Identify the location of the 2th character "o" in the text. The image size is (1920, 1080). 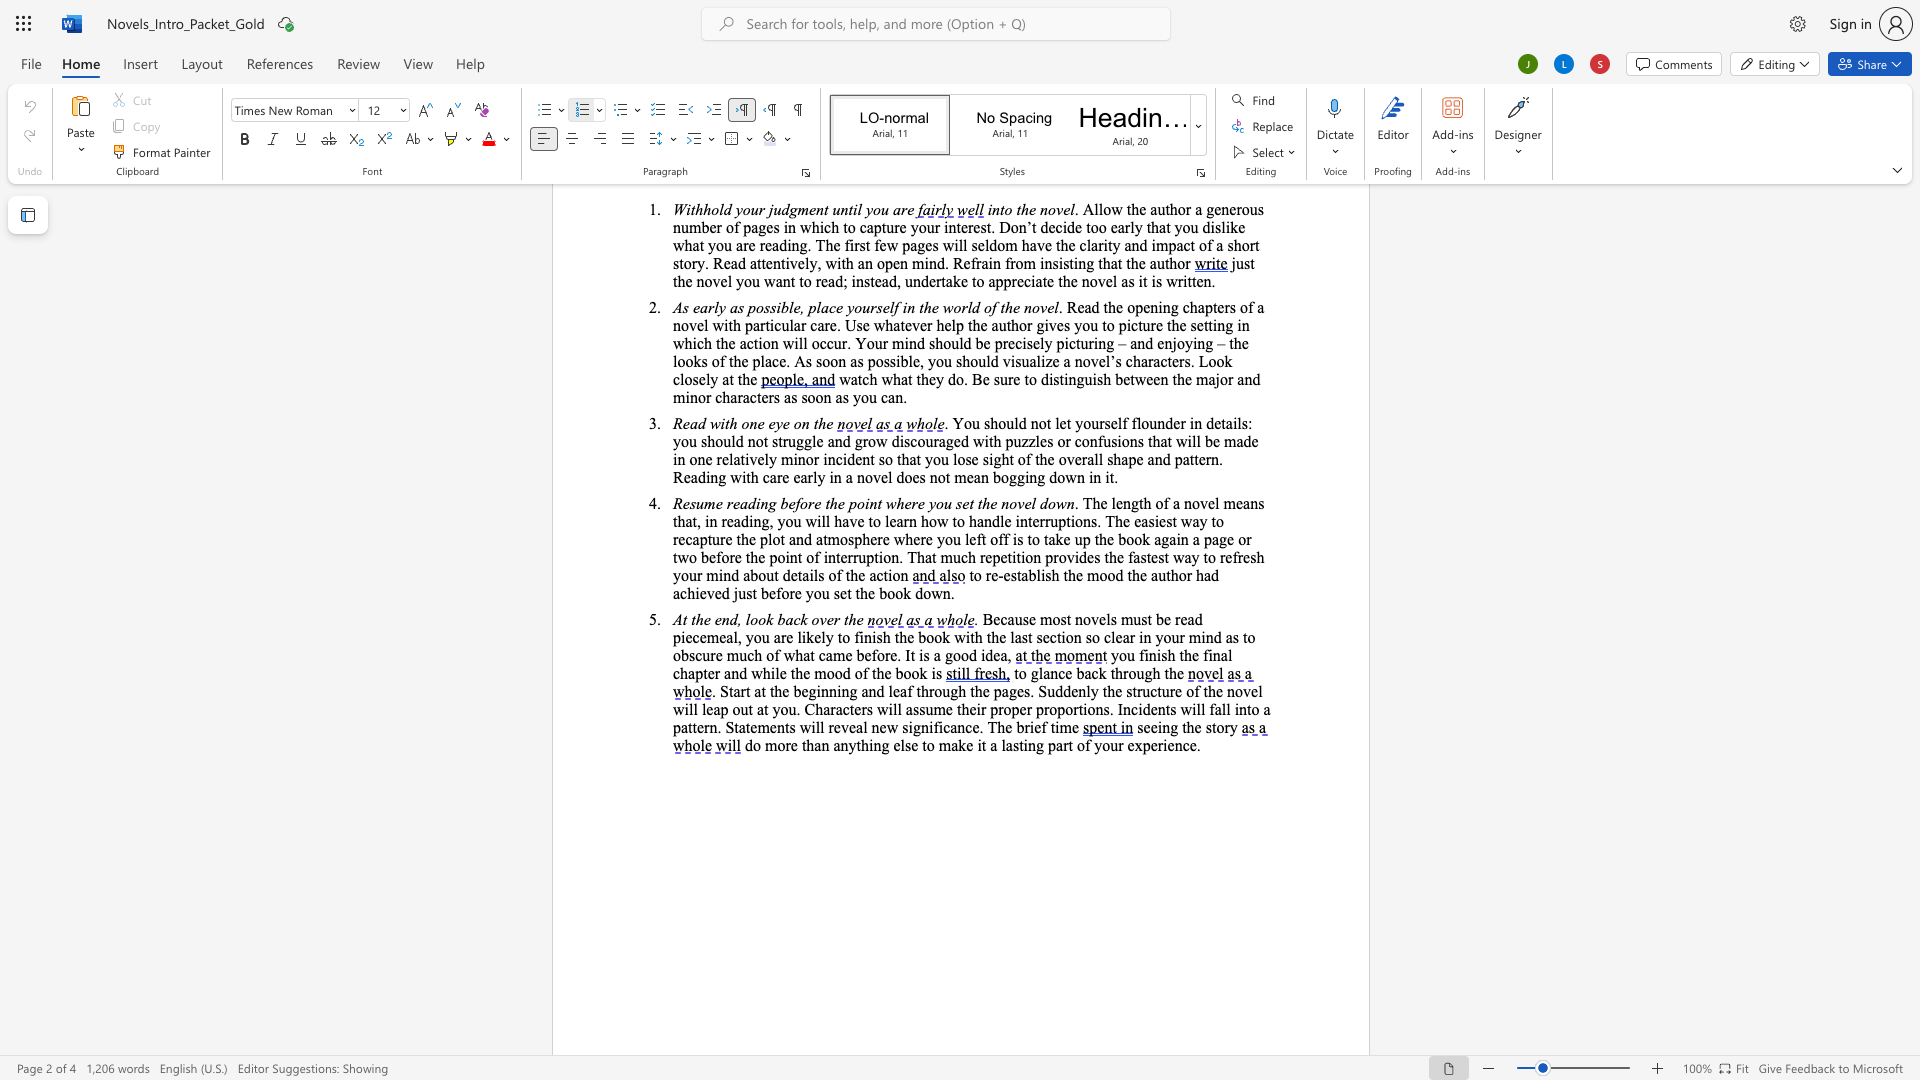
(964, 655).